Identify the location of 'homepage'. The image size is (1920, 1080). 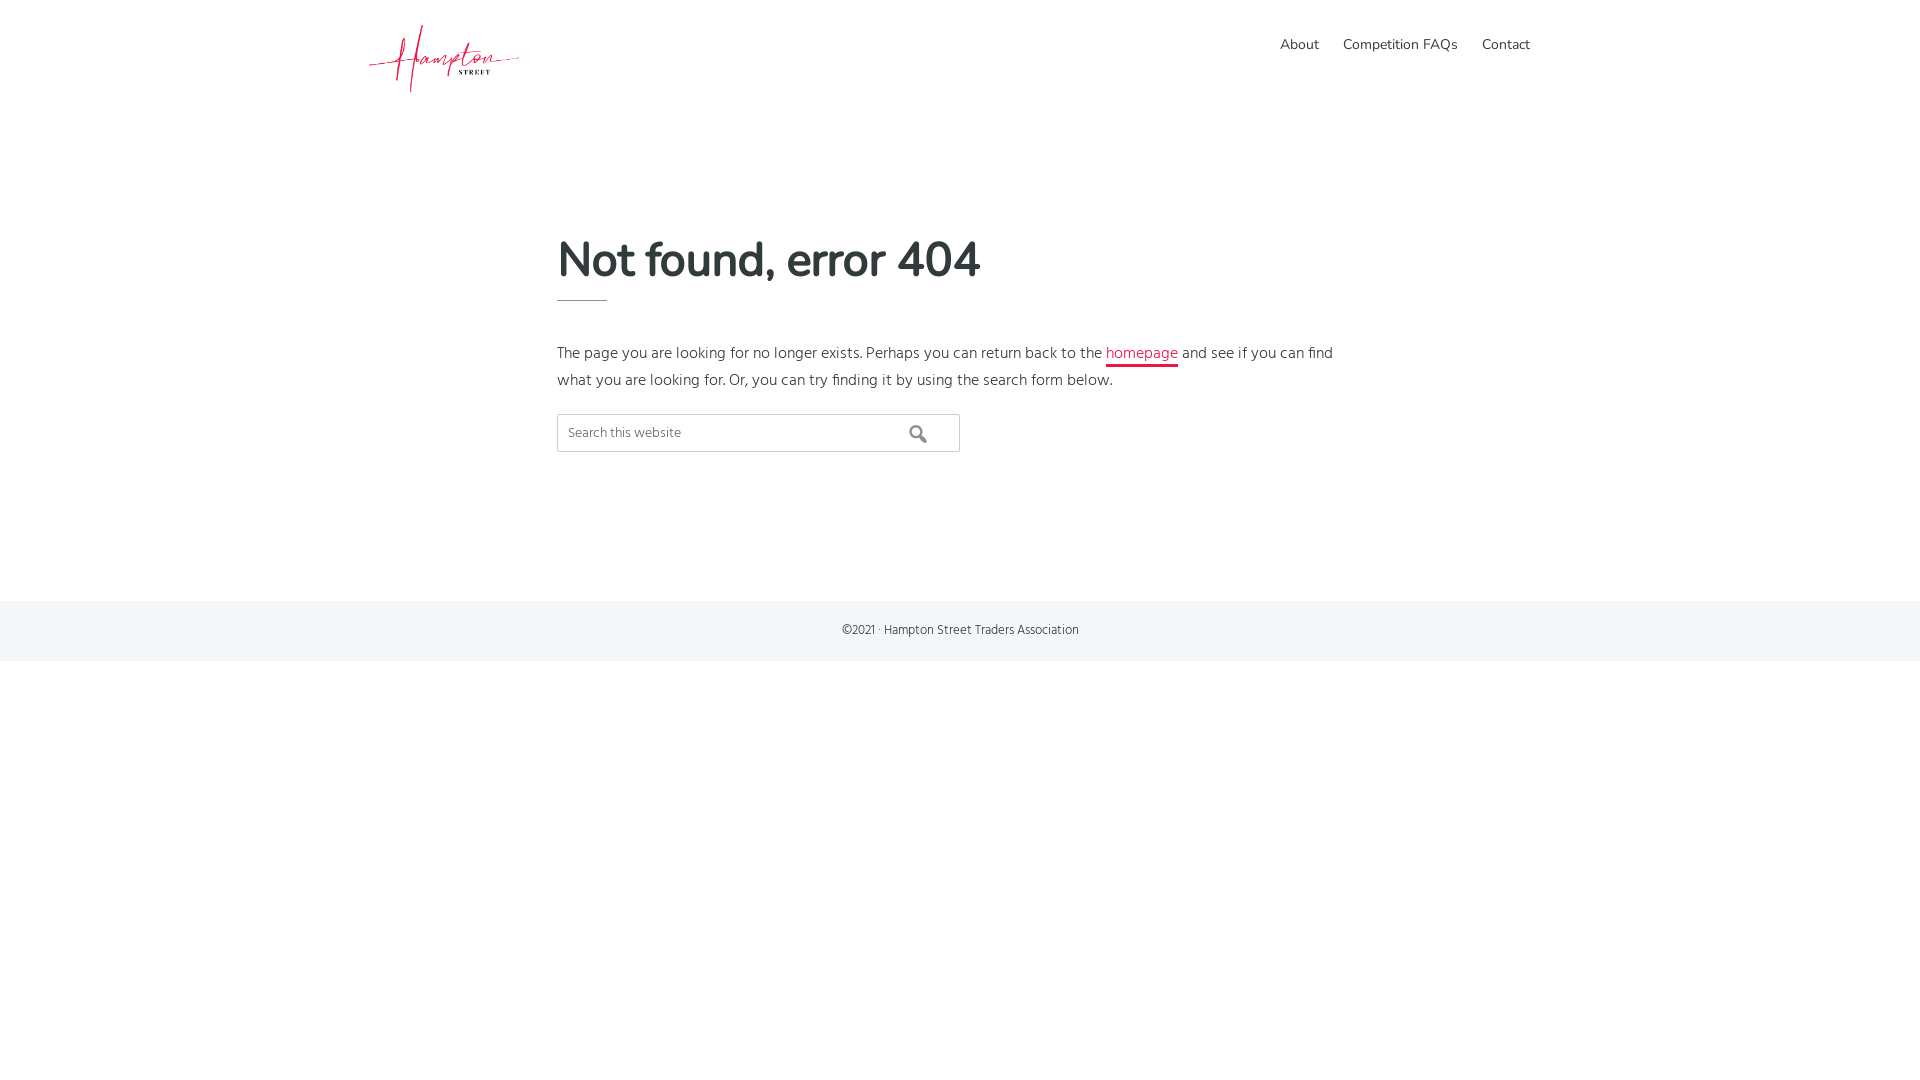
(1142, 353).